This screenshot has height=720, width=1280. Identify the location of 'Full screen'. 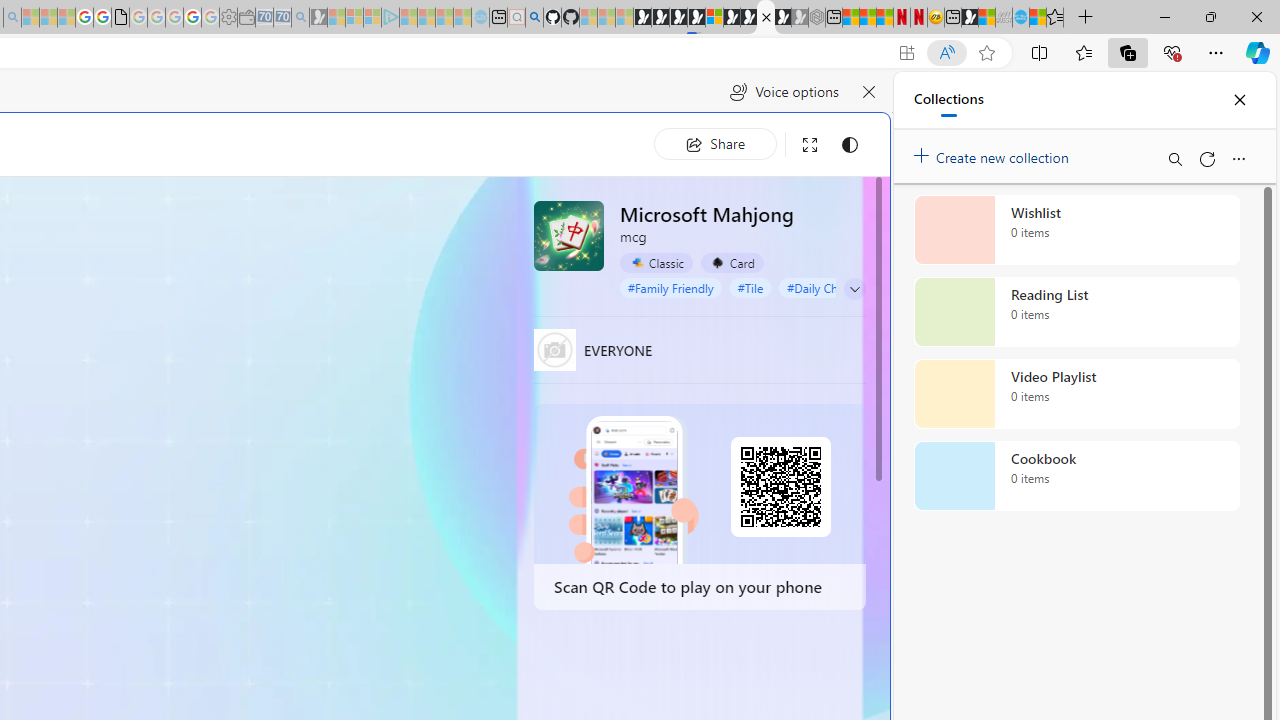
(810, 143).